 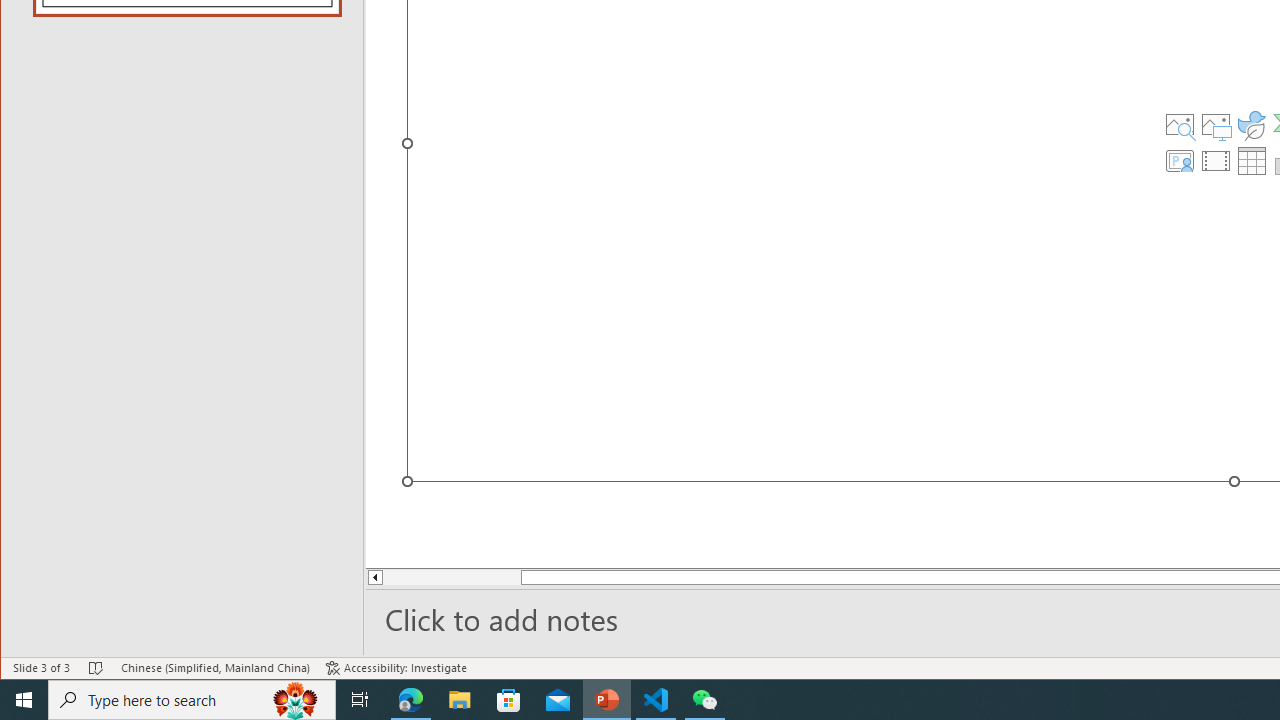 I want to click on 'Search highlights icon opens search home window', so click(x=294, y=698).